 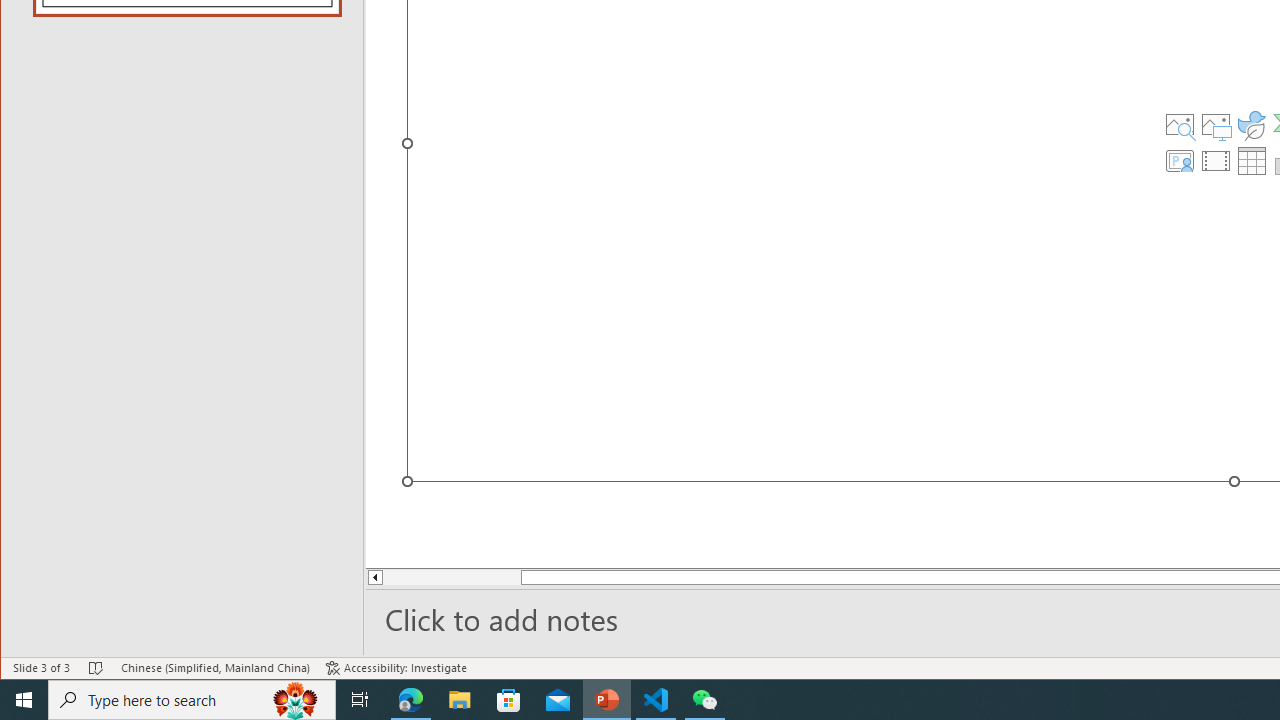 I want to click on 'Search highlights icon opens search home window', so click(x=294, y=698).